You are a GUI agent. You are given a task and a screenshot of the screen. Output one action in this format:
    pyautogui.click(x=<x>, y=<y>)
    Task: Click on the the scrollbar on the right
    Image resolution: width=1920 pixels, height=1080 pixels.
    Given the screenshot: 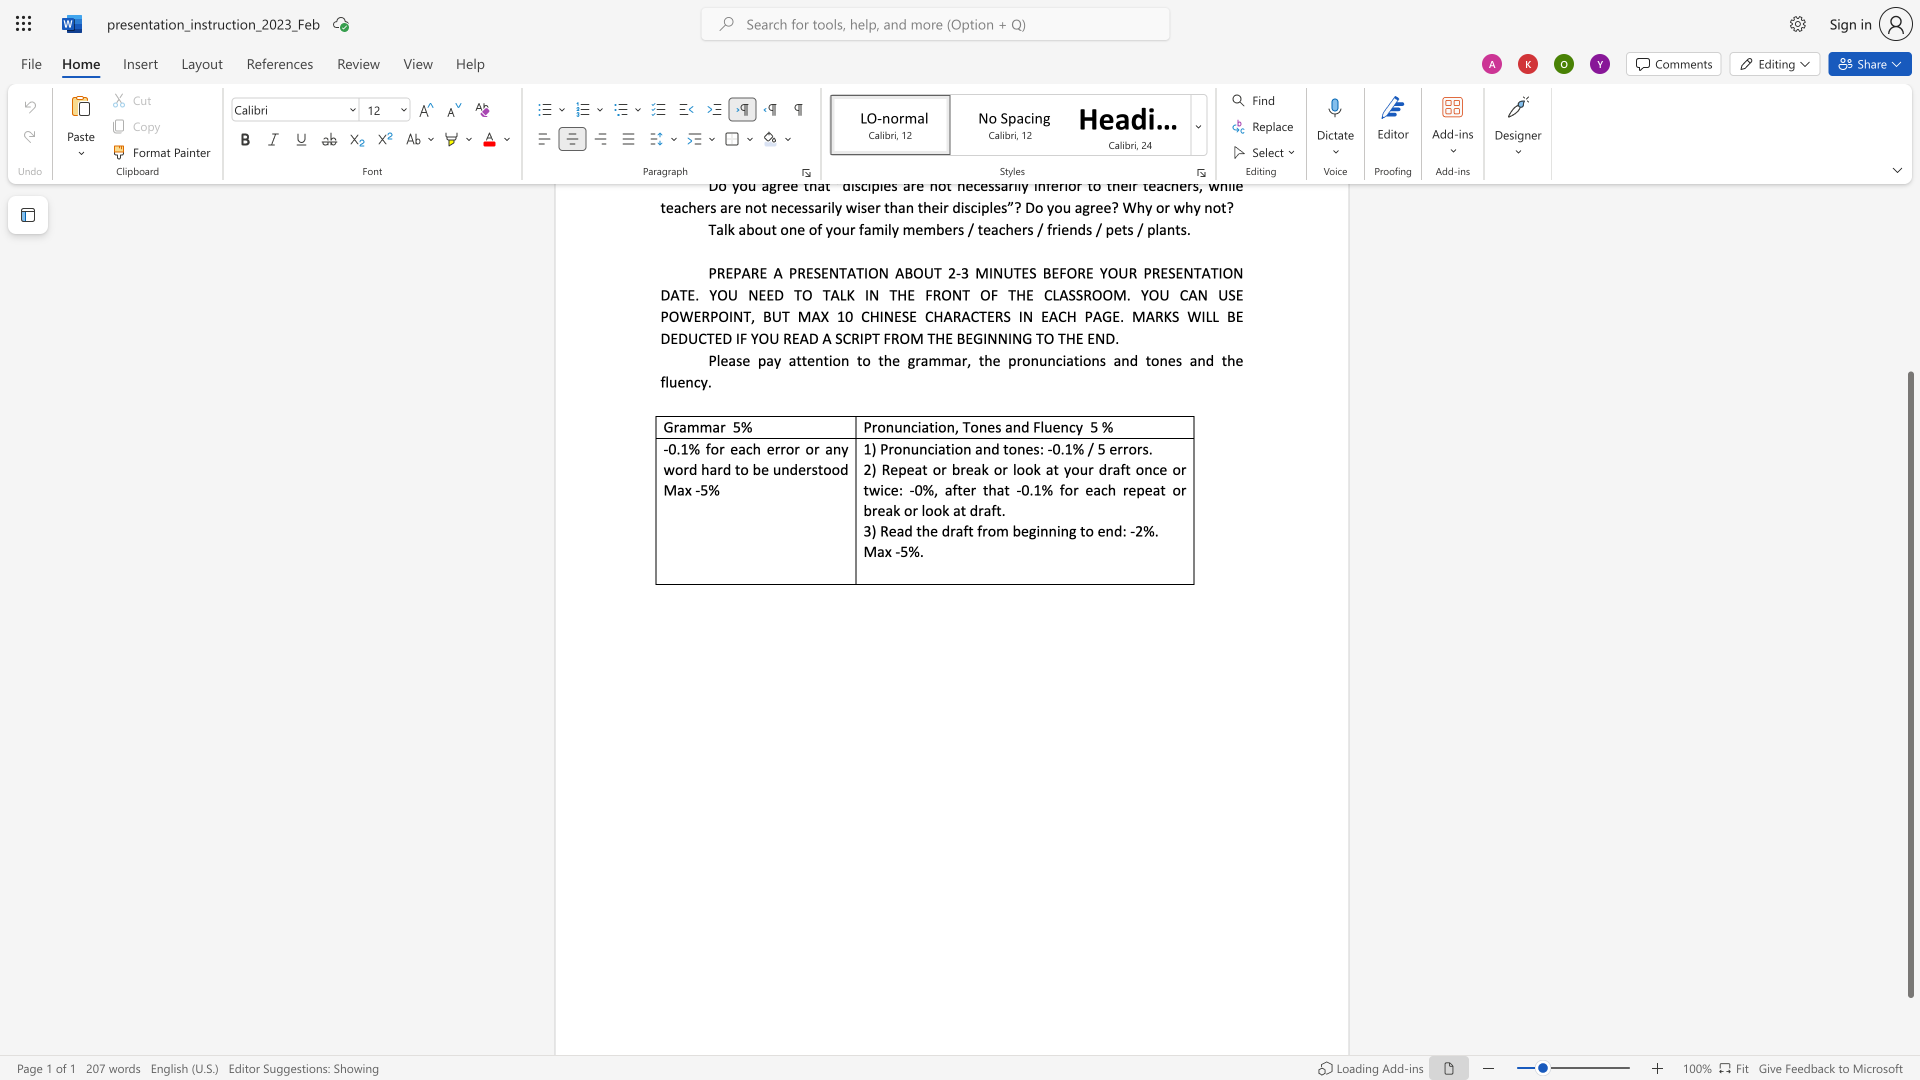 What is the action you would take?
    pyautogui.click(x=1909, y=329)
    